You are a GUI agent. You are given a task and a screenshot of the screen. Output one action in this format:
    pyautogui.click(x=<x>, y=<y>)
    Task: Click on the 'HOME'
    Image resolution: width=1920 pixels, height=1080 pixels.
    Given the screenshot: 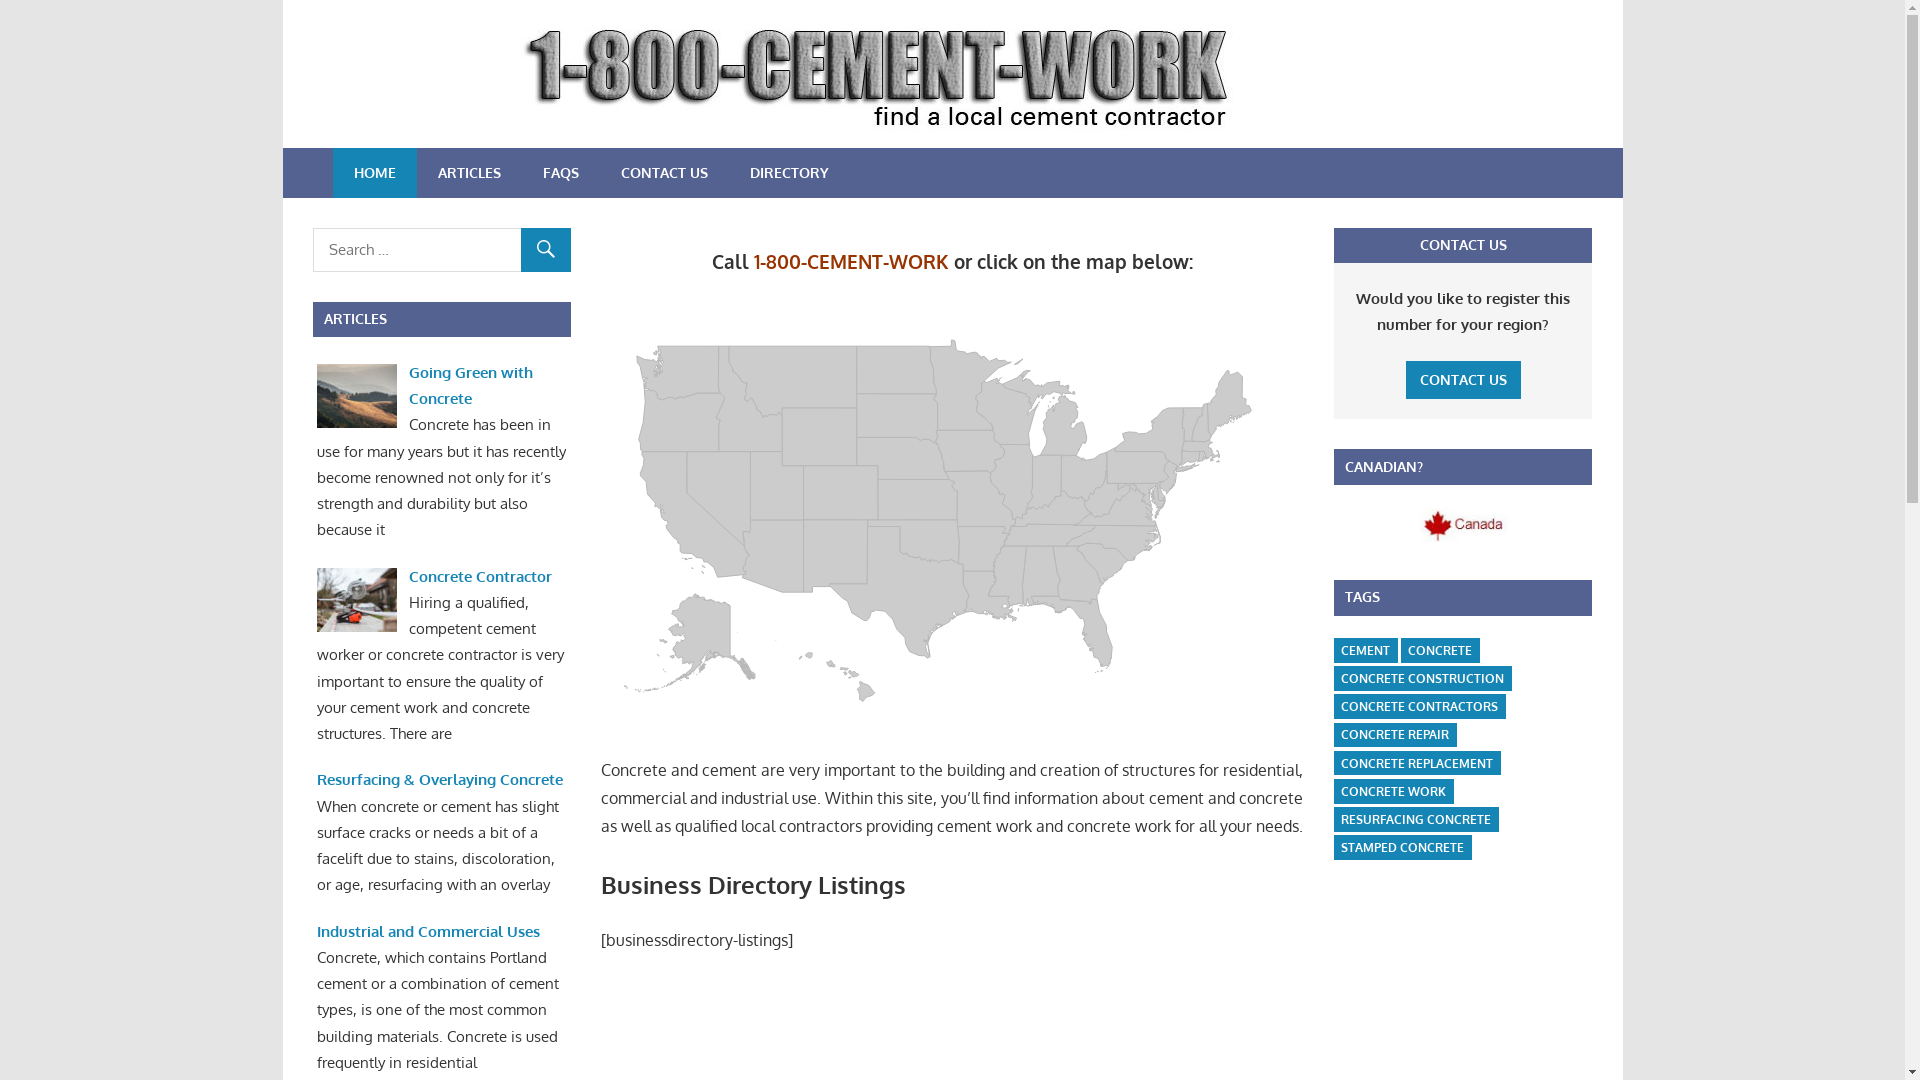 What is the action you would take?
    pyautogui.click(x=374, y=172)
    